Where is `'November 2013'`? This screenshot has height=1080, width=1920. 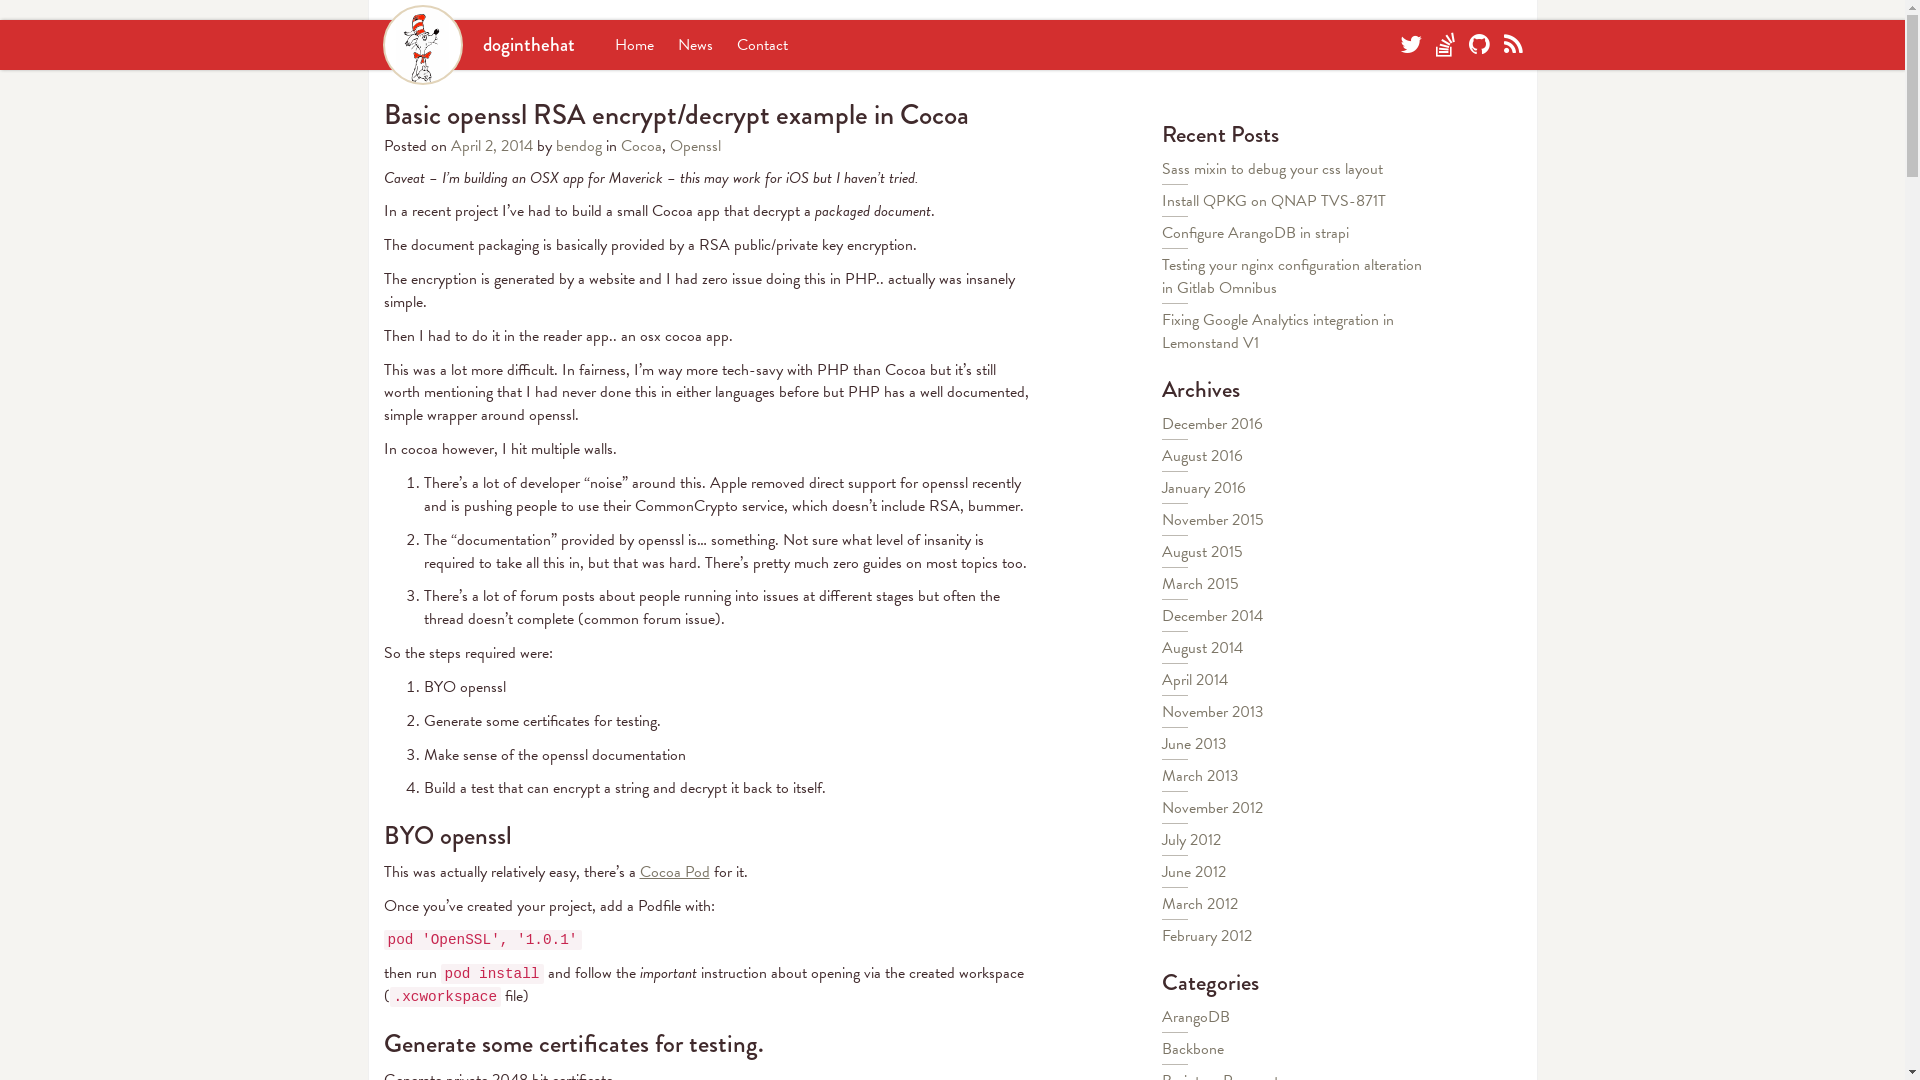 'November 2013' is located at coordinates (1212, 711).